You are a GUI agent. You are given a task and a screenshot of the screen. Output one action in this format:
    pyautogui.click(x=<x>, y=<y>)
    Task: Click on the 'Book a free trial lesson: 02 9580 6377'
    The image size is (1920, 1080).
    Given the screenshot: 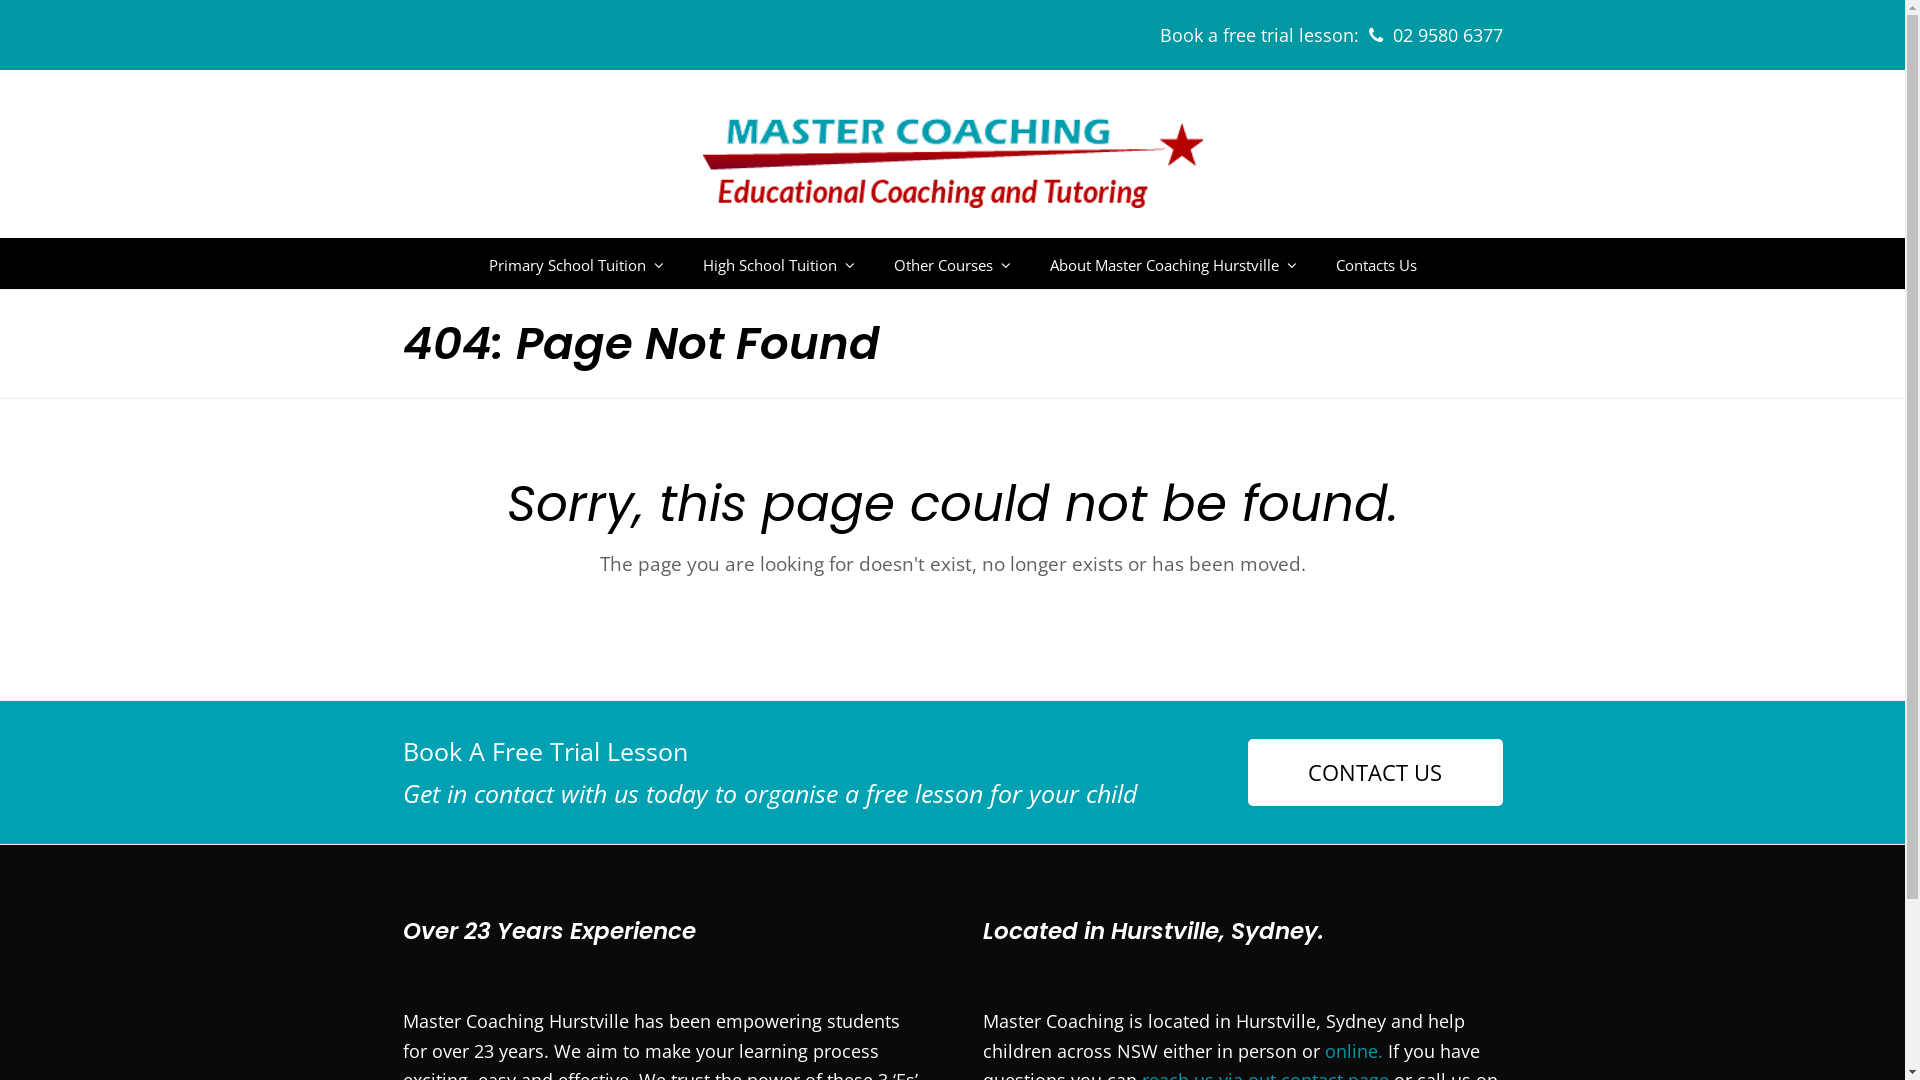 What is the action you would take?
    pyautogui.click(x=1331, y=34)
    